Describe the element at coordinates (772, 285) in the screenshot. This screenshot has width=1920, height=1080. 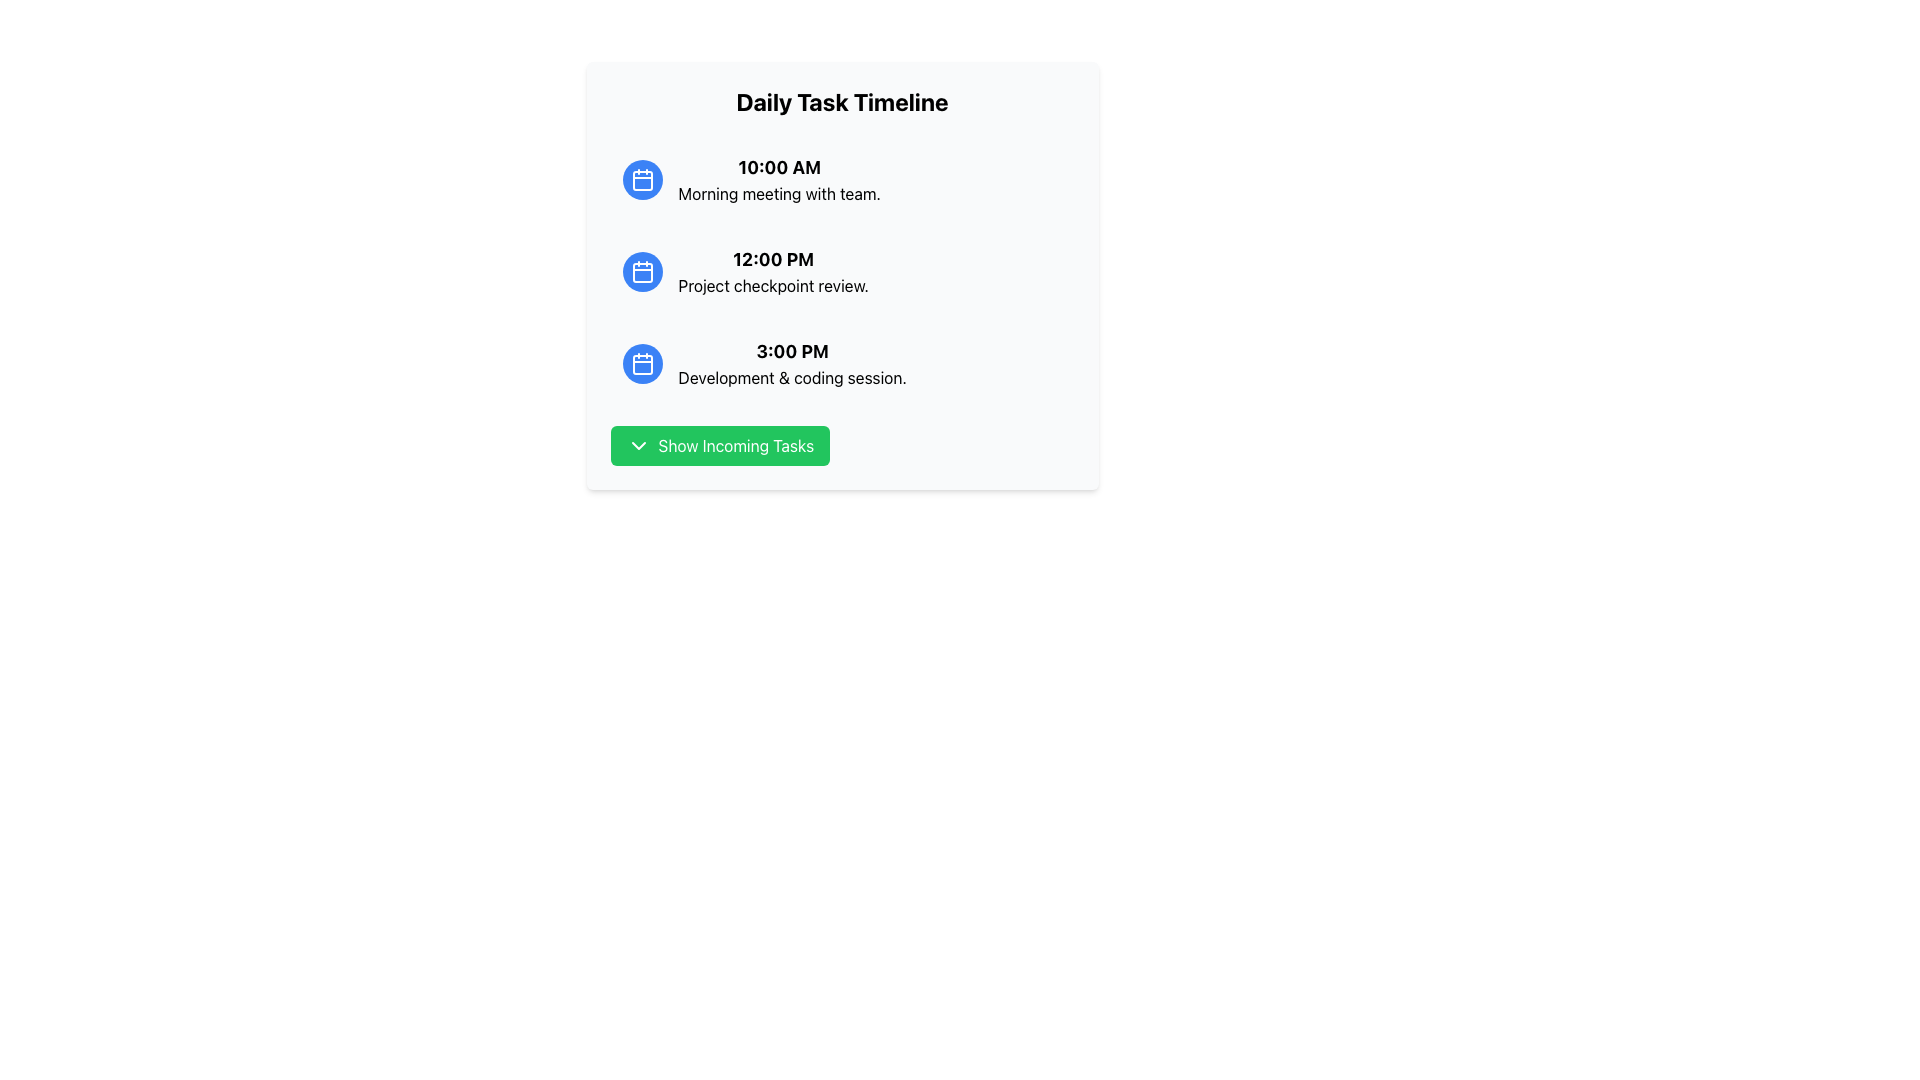
I see `the text label displaying 'Project checkpoint review.' which is located below the time label '12:00 PM' in the schedule list` at that location.